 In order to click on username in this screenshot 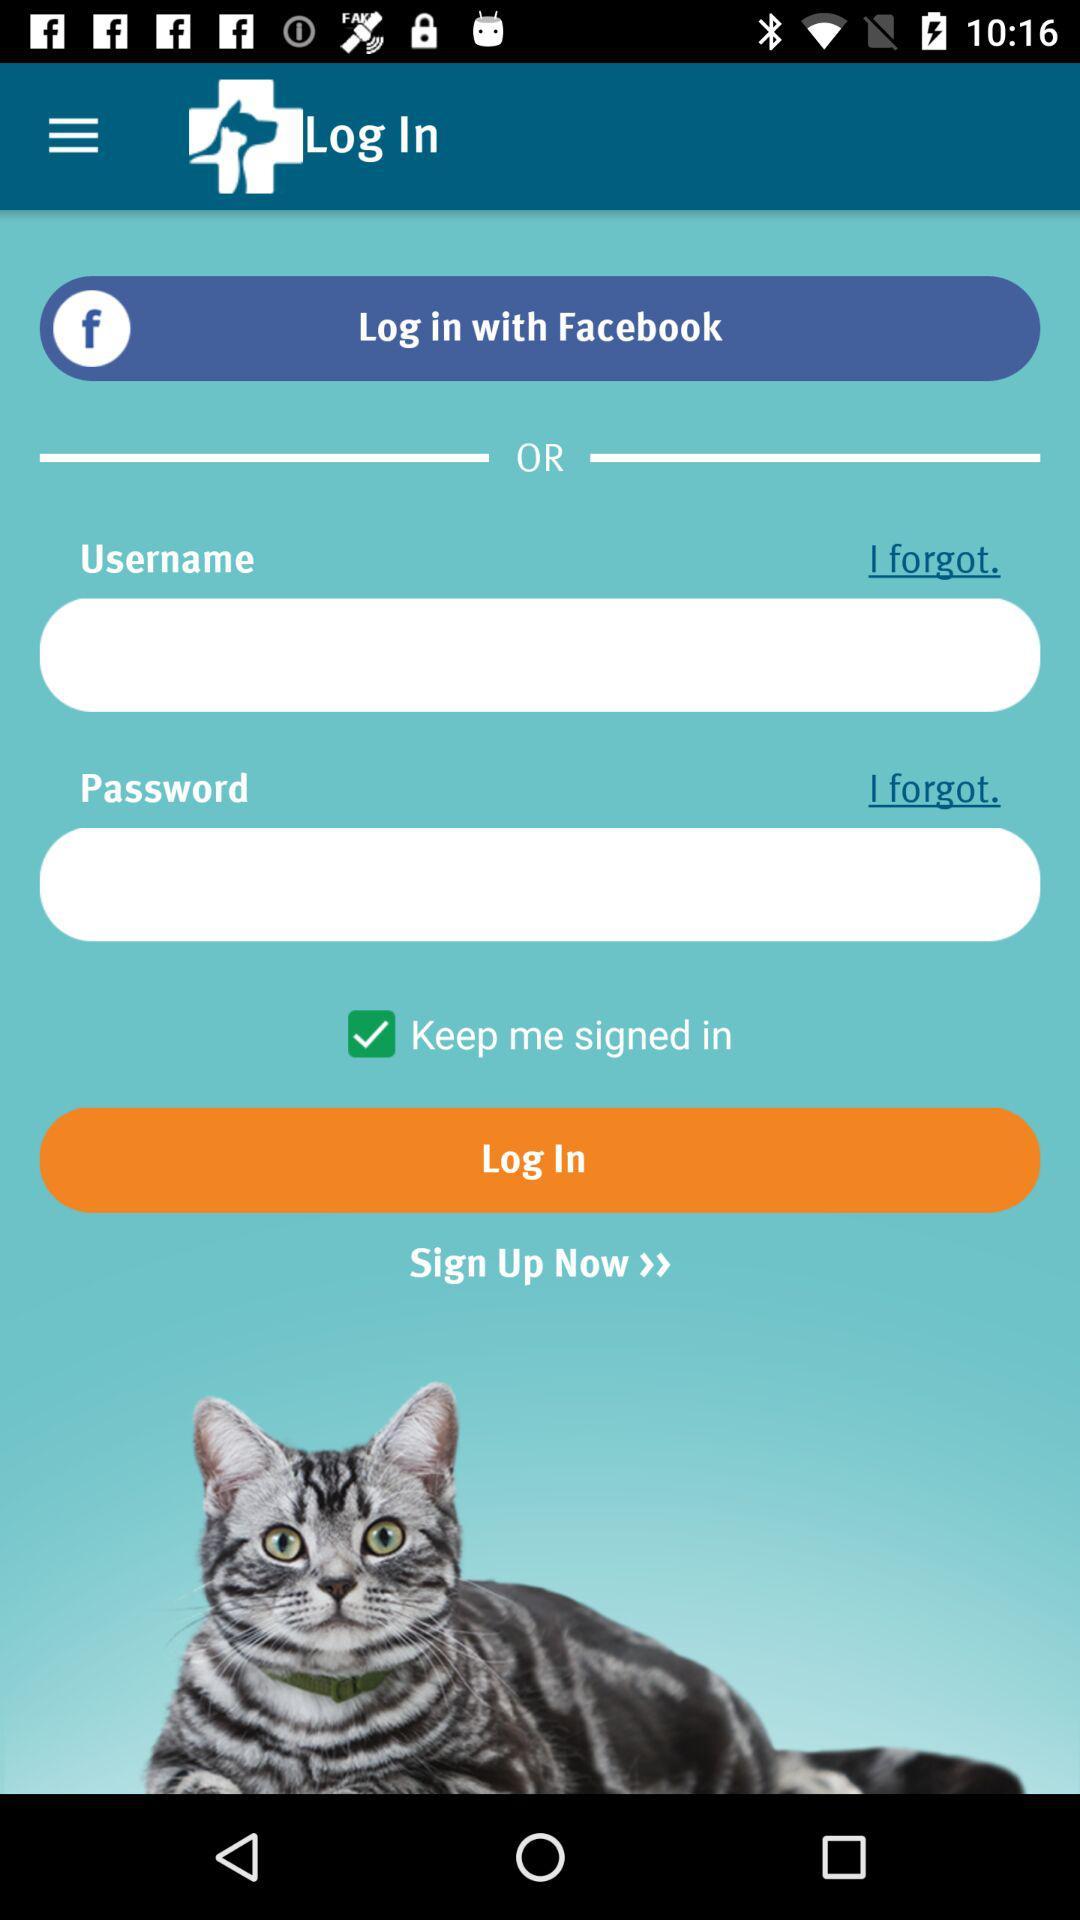, I will do `click(540, 655)`.